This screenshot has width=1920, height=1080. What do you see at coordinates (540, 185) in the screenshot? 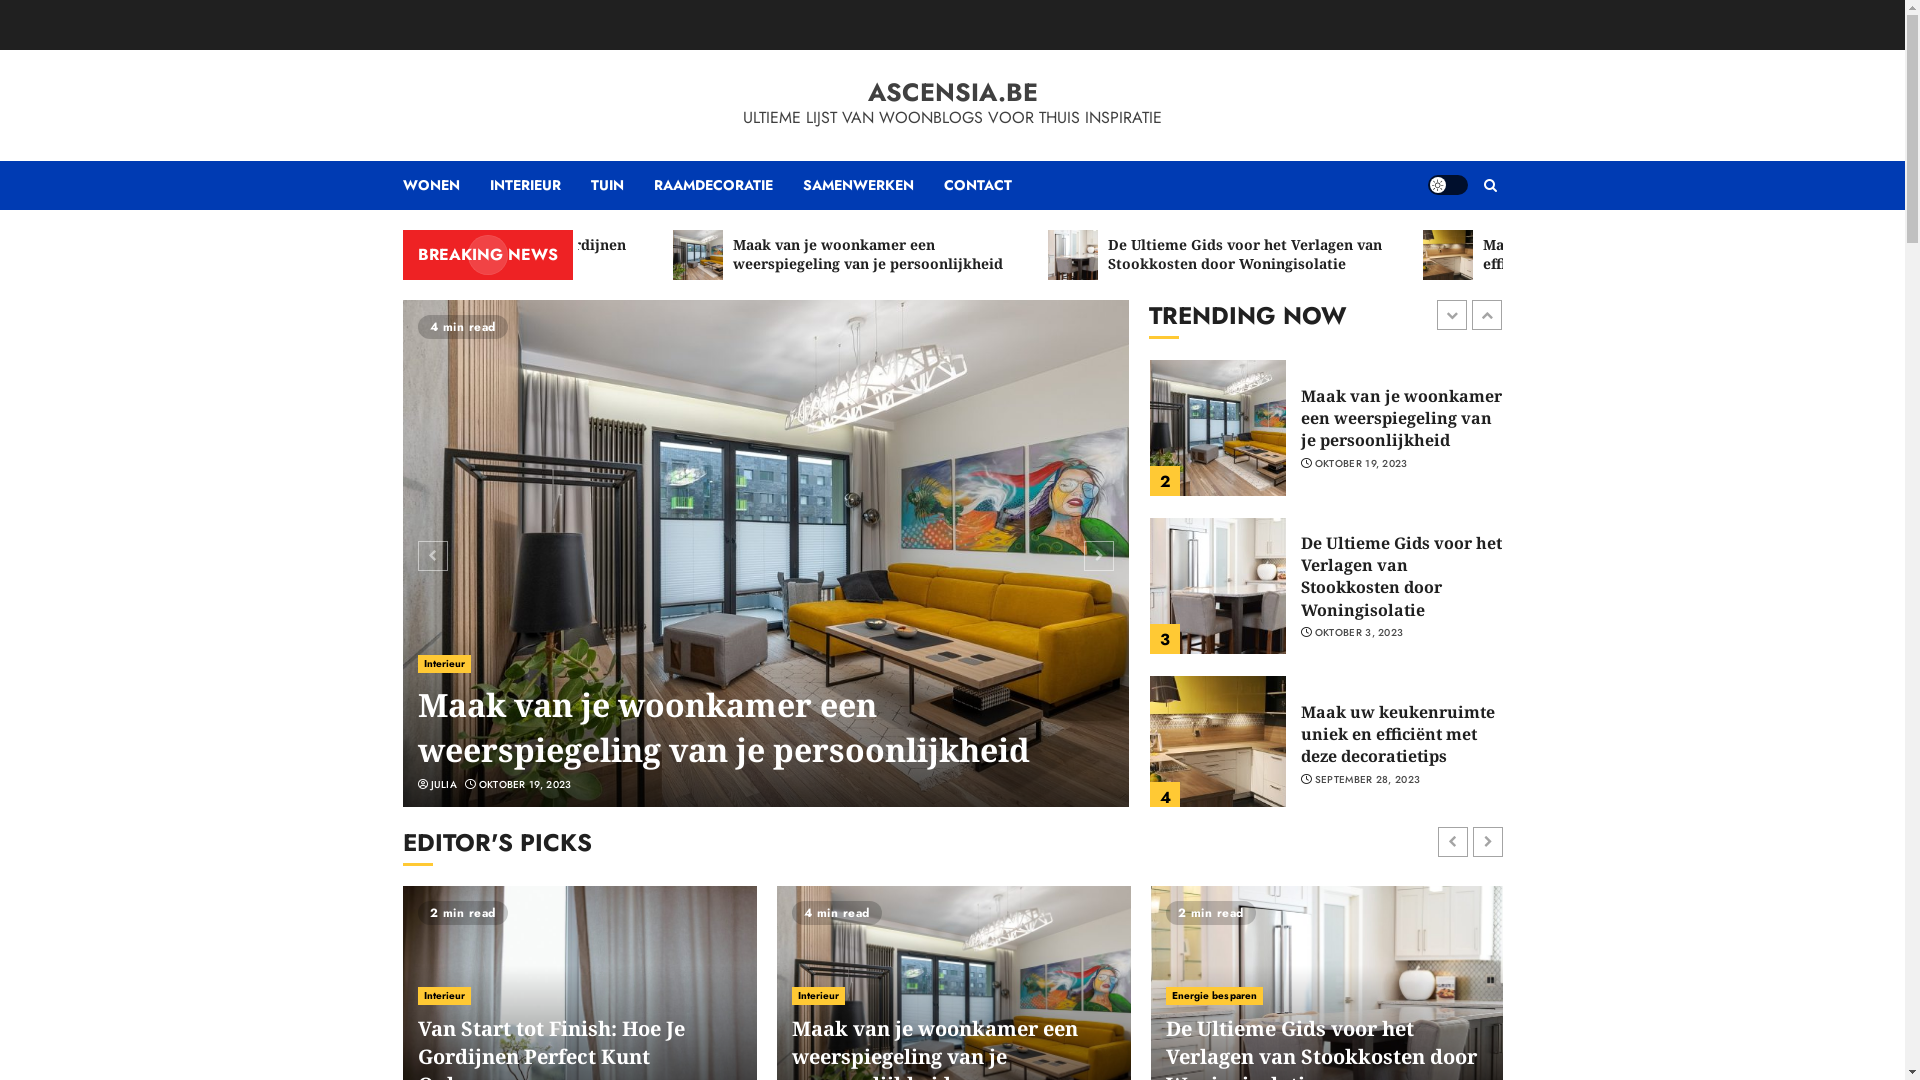
I see `'INTERIEUR'` at bounding box center [540, 185].